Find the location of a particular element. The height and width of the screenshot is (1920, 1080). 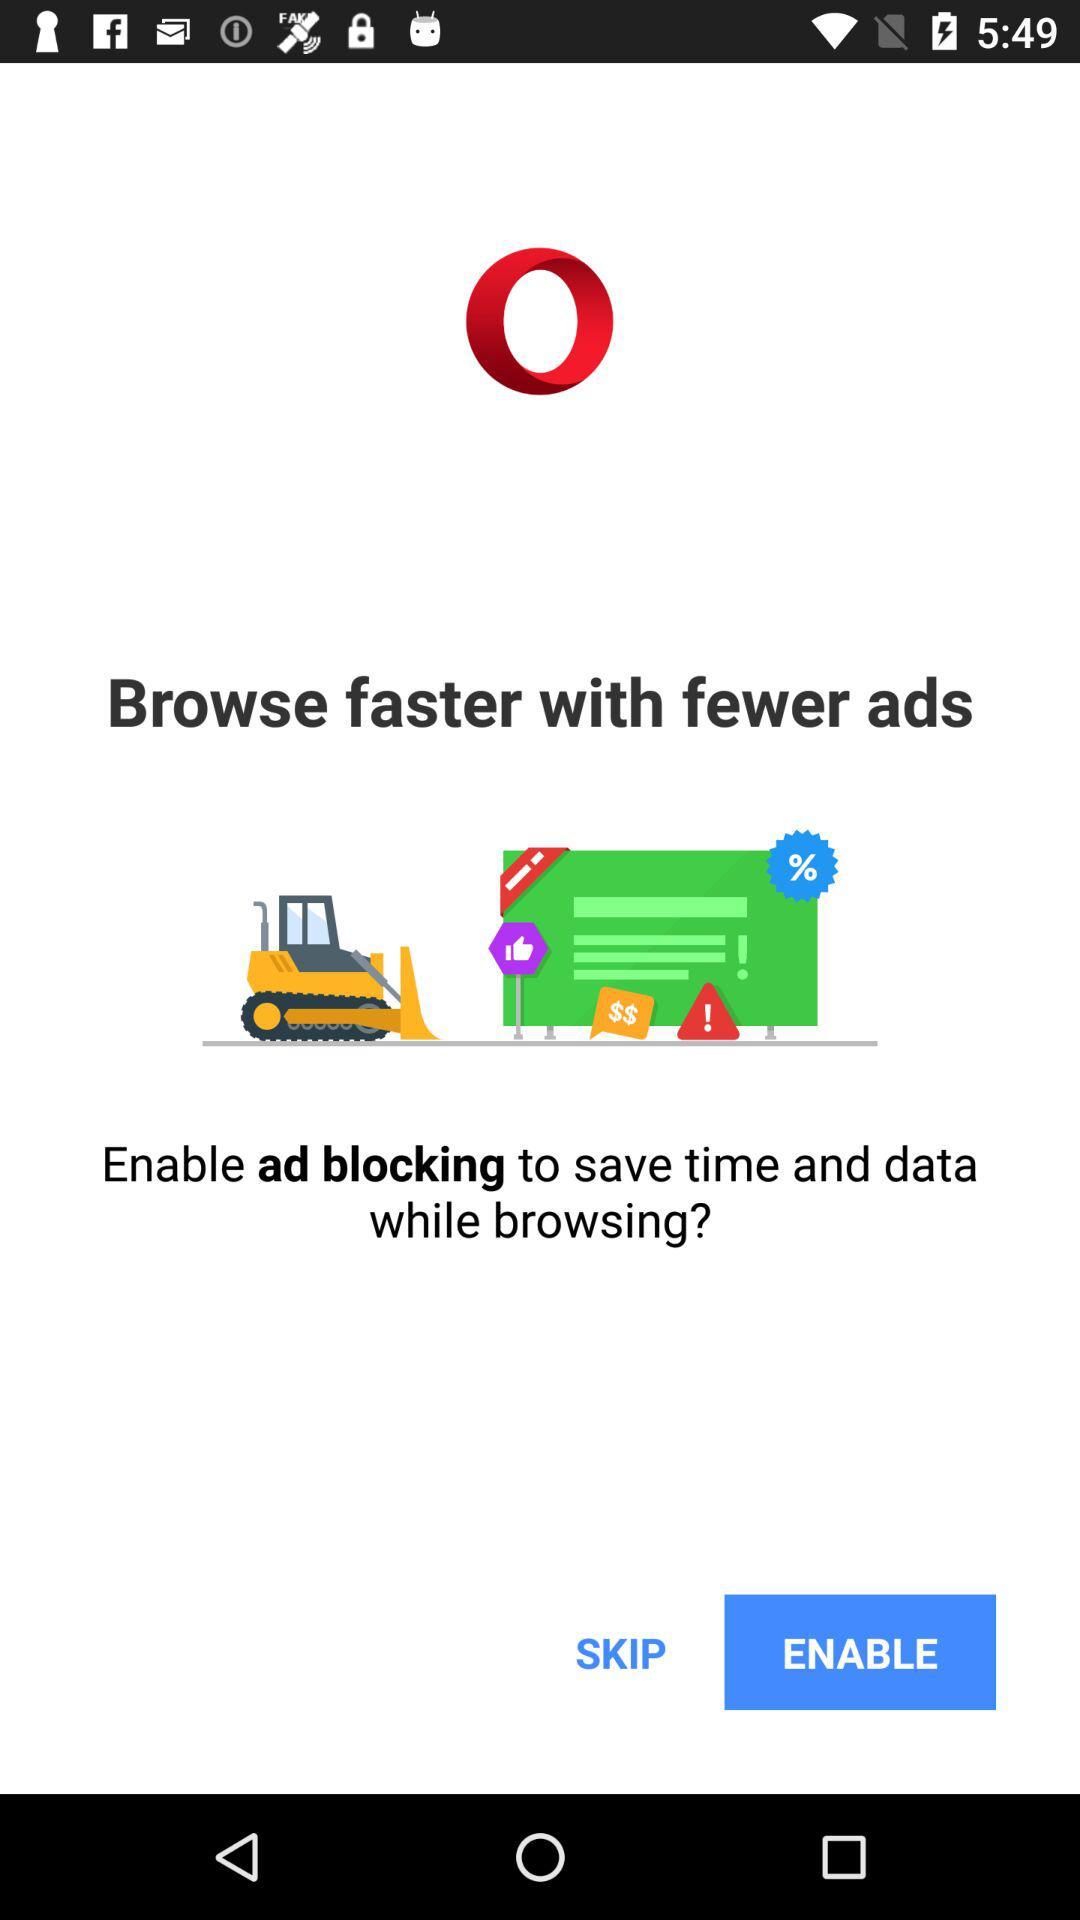

the icon to the left of enable icon is located at coordinates (620, 1652).